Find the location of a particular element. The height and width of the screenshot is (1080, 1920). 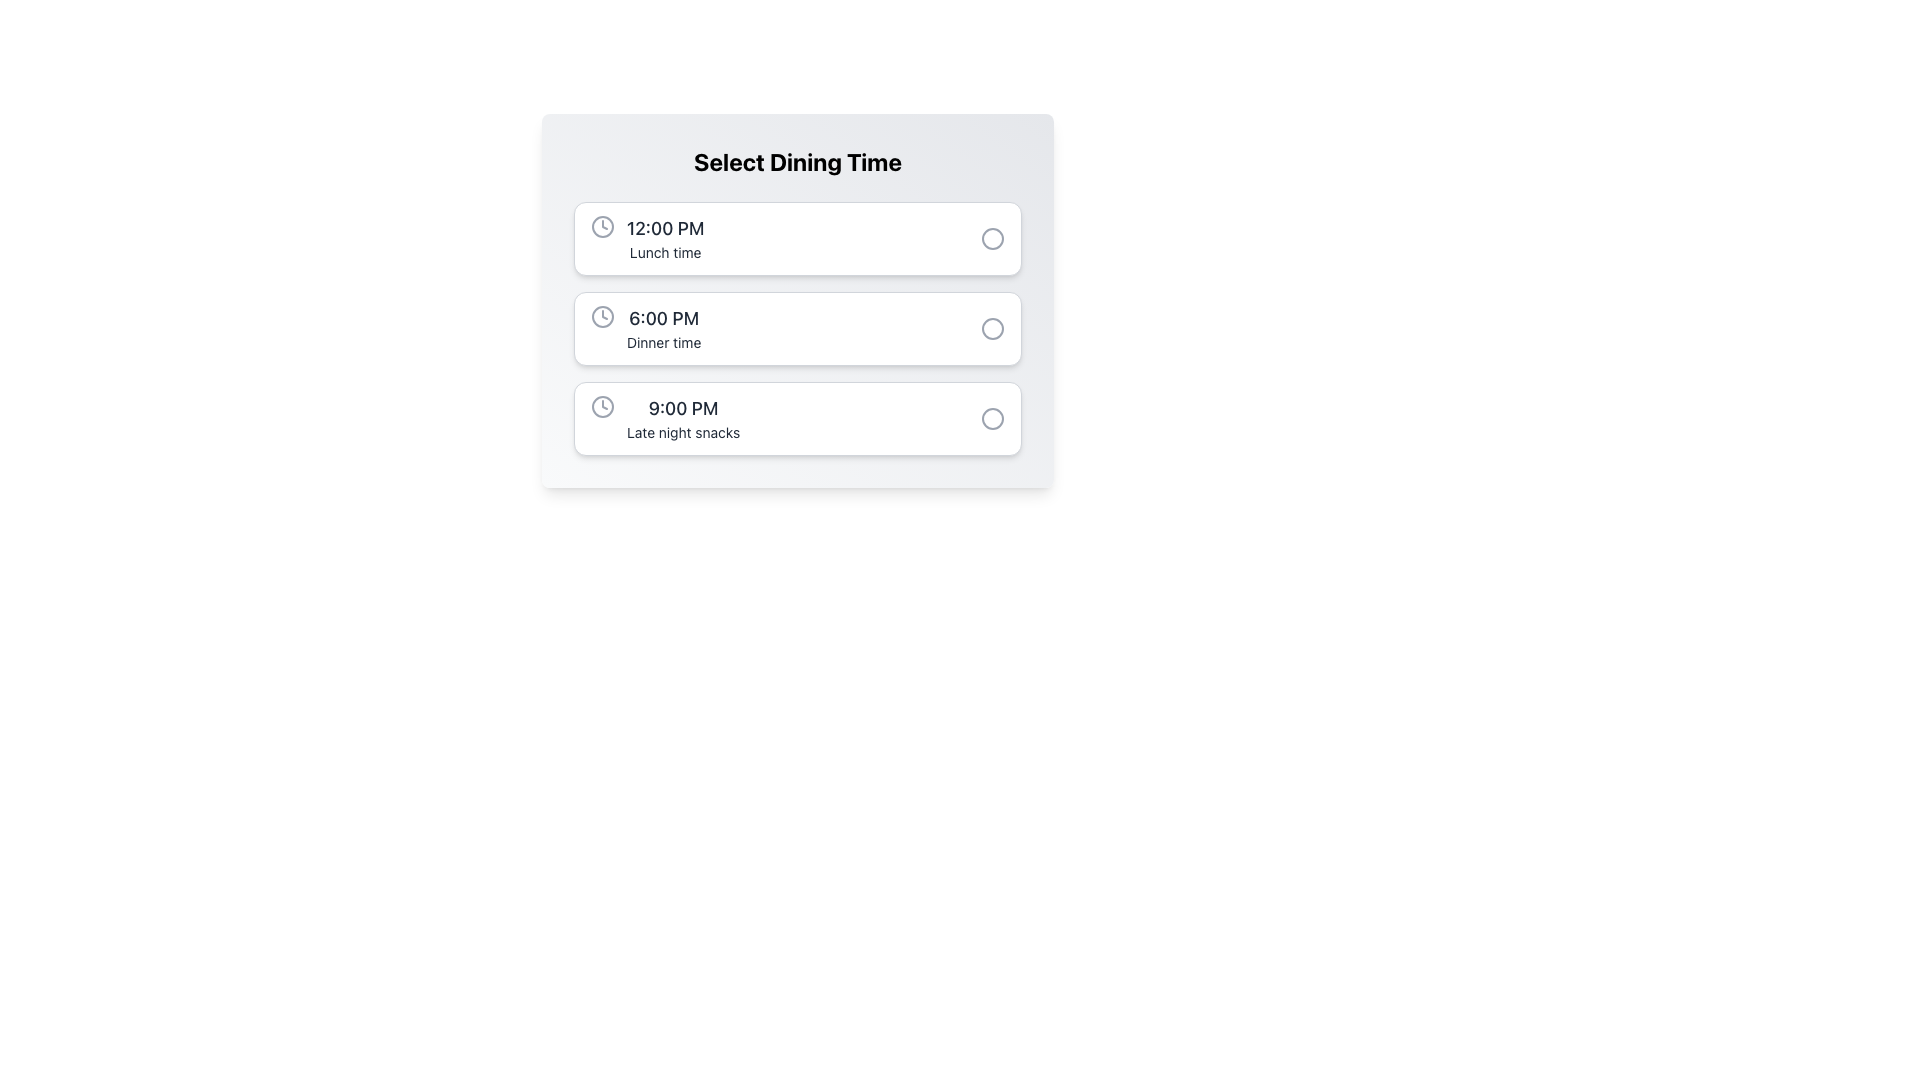

the radio button selector corresponding to the '6:00 PM' option in the 'Select Dining Time' dialog box is located at coordinates (993, 327).